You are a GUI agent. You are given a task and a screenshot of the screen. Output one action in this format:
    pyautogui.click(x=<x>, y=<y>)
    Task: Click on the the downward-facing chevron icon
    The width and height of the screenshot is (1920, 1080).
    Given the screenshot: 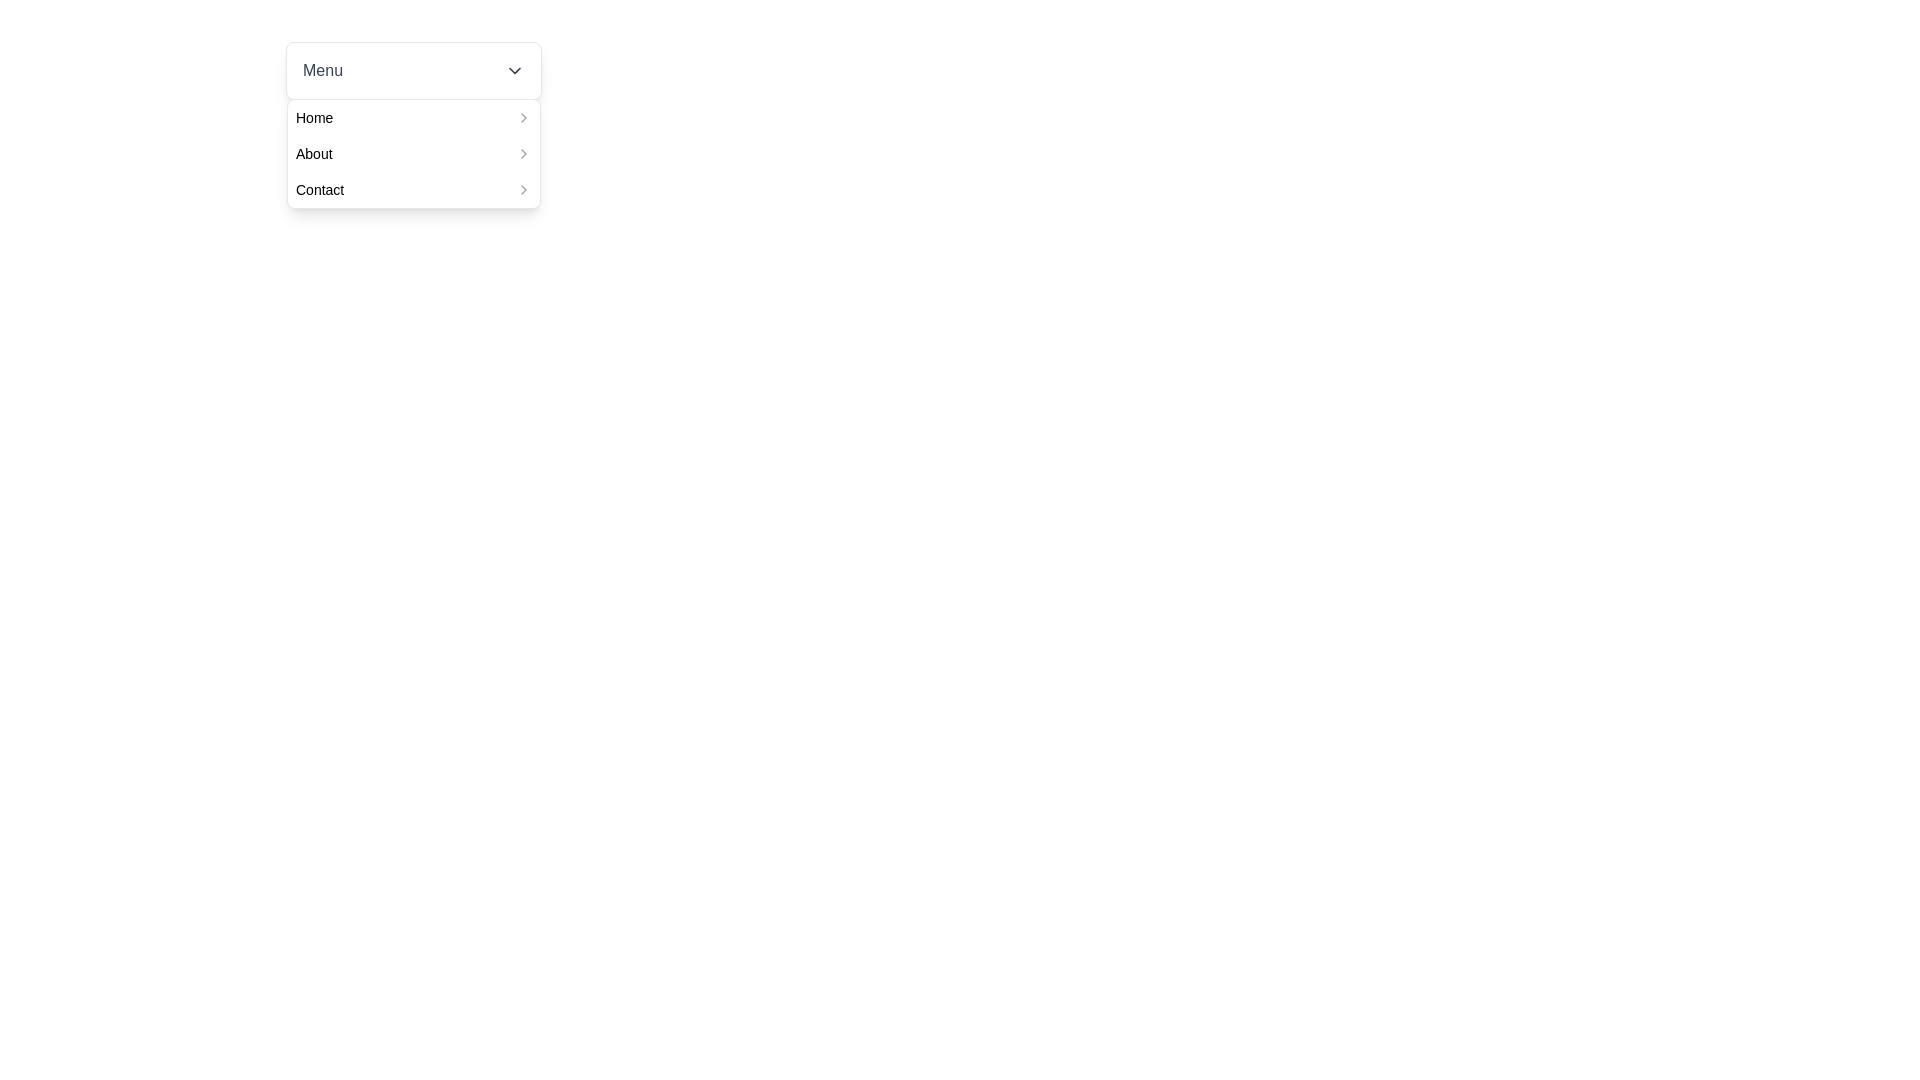 What is the action you would take?
    pyautogui.click(x=514, y=69)
    